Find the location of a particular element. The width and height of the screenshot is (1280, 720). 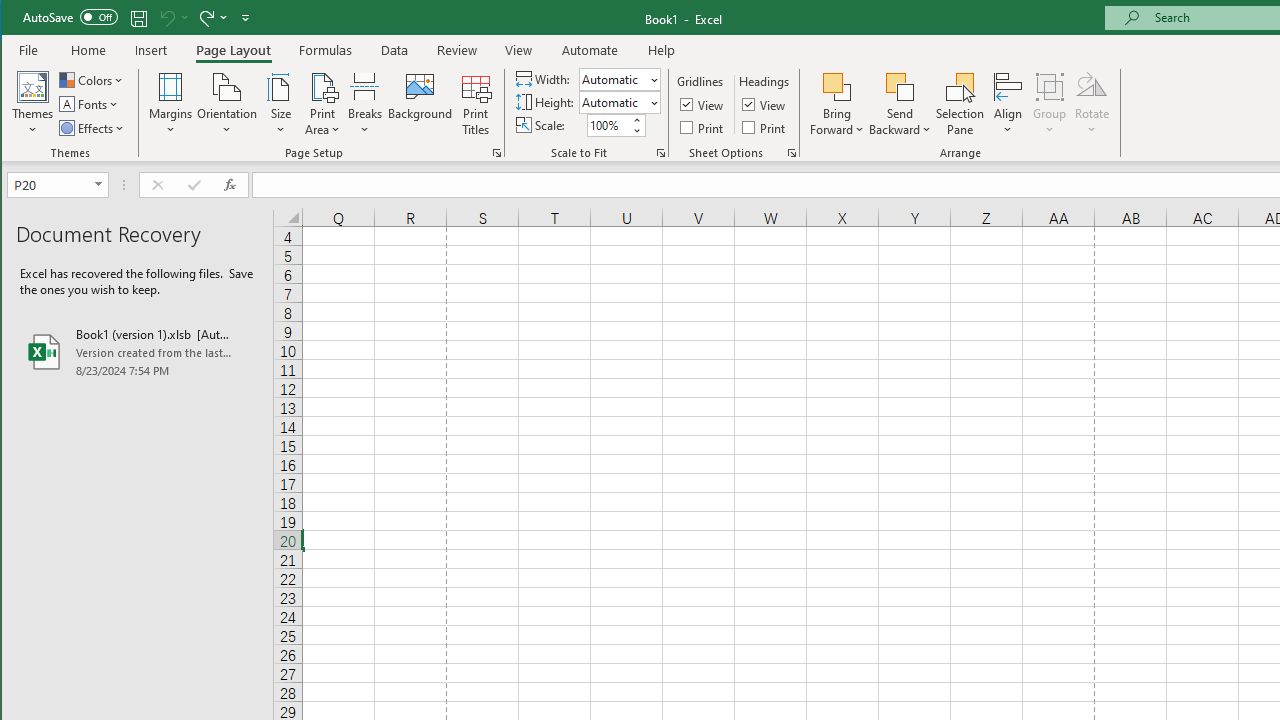

'Themes' is located at coordinates (33, 104).